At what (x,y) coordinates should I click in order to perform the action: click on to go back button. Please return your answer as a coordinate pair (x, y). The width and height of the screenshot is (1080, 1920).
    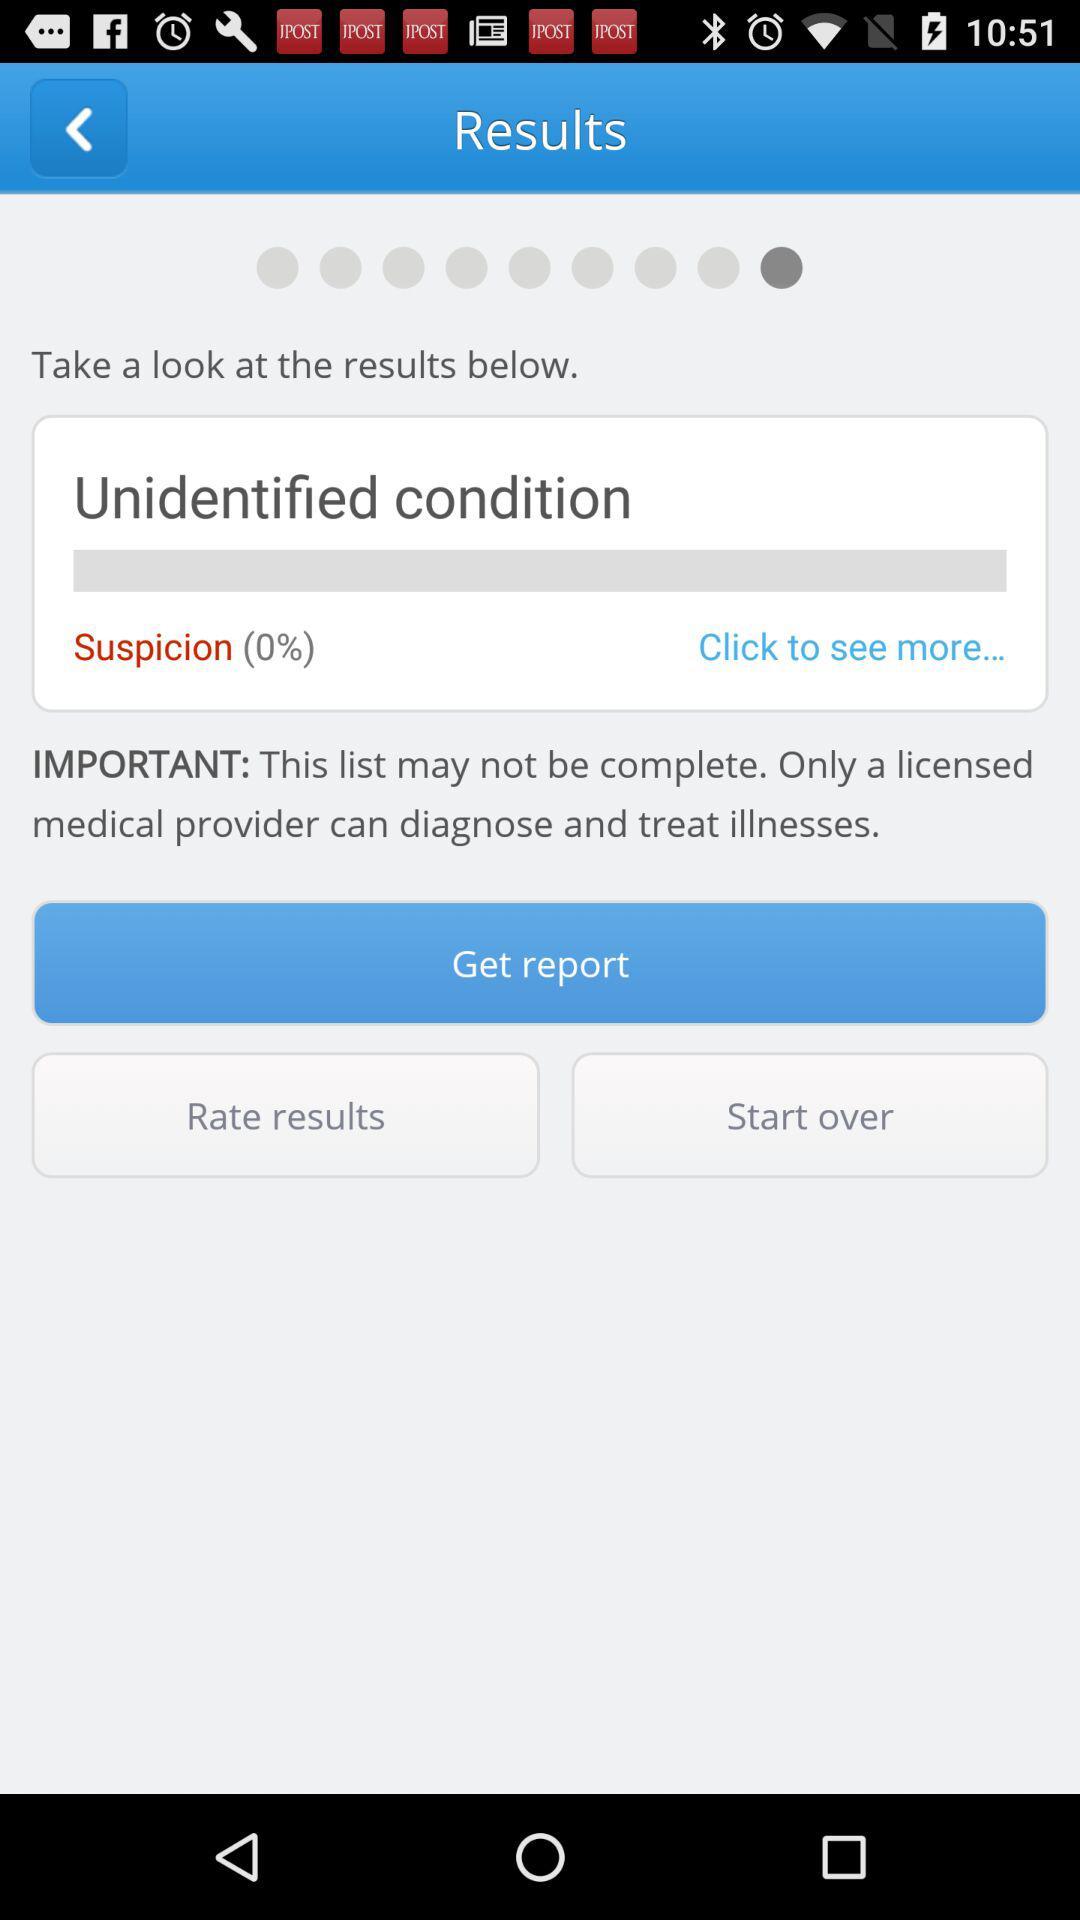
    Looking at the image, I should click on (77, 127).